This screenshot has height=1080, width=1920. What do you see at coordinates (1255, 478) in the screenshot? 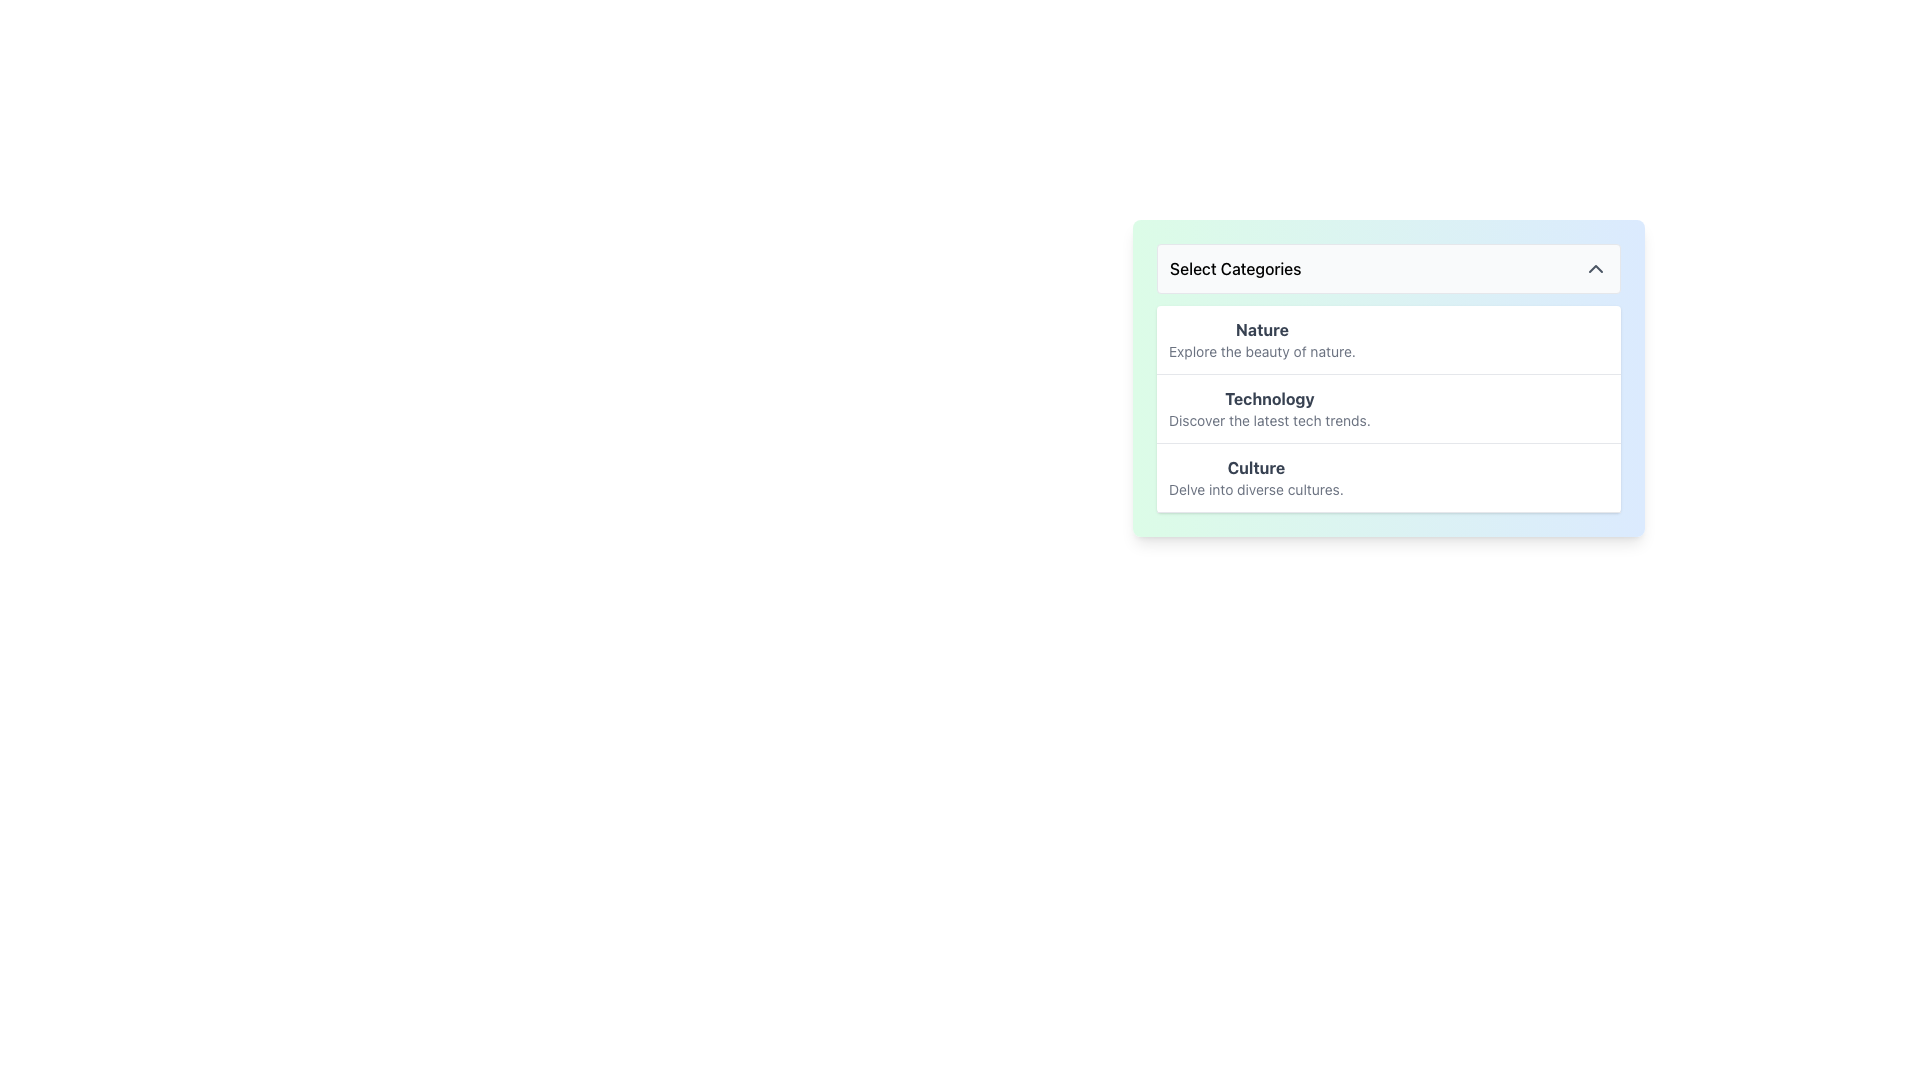
I see `the List item labeled 'Culture'` at bounding box center [1255, 478].